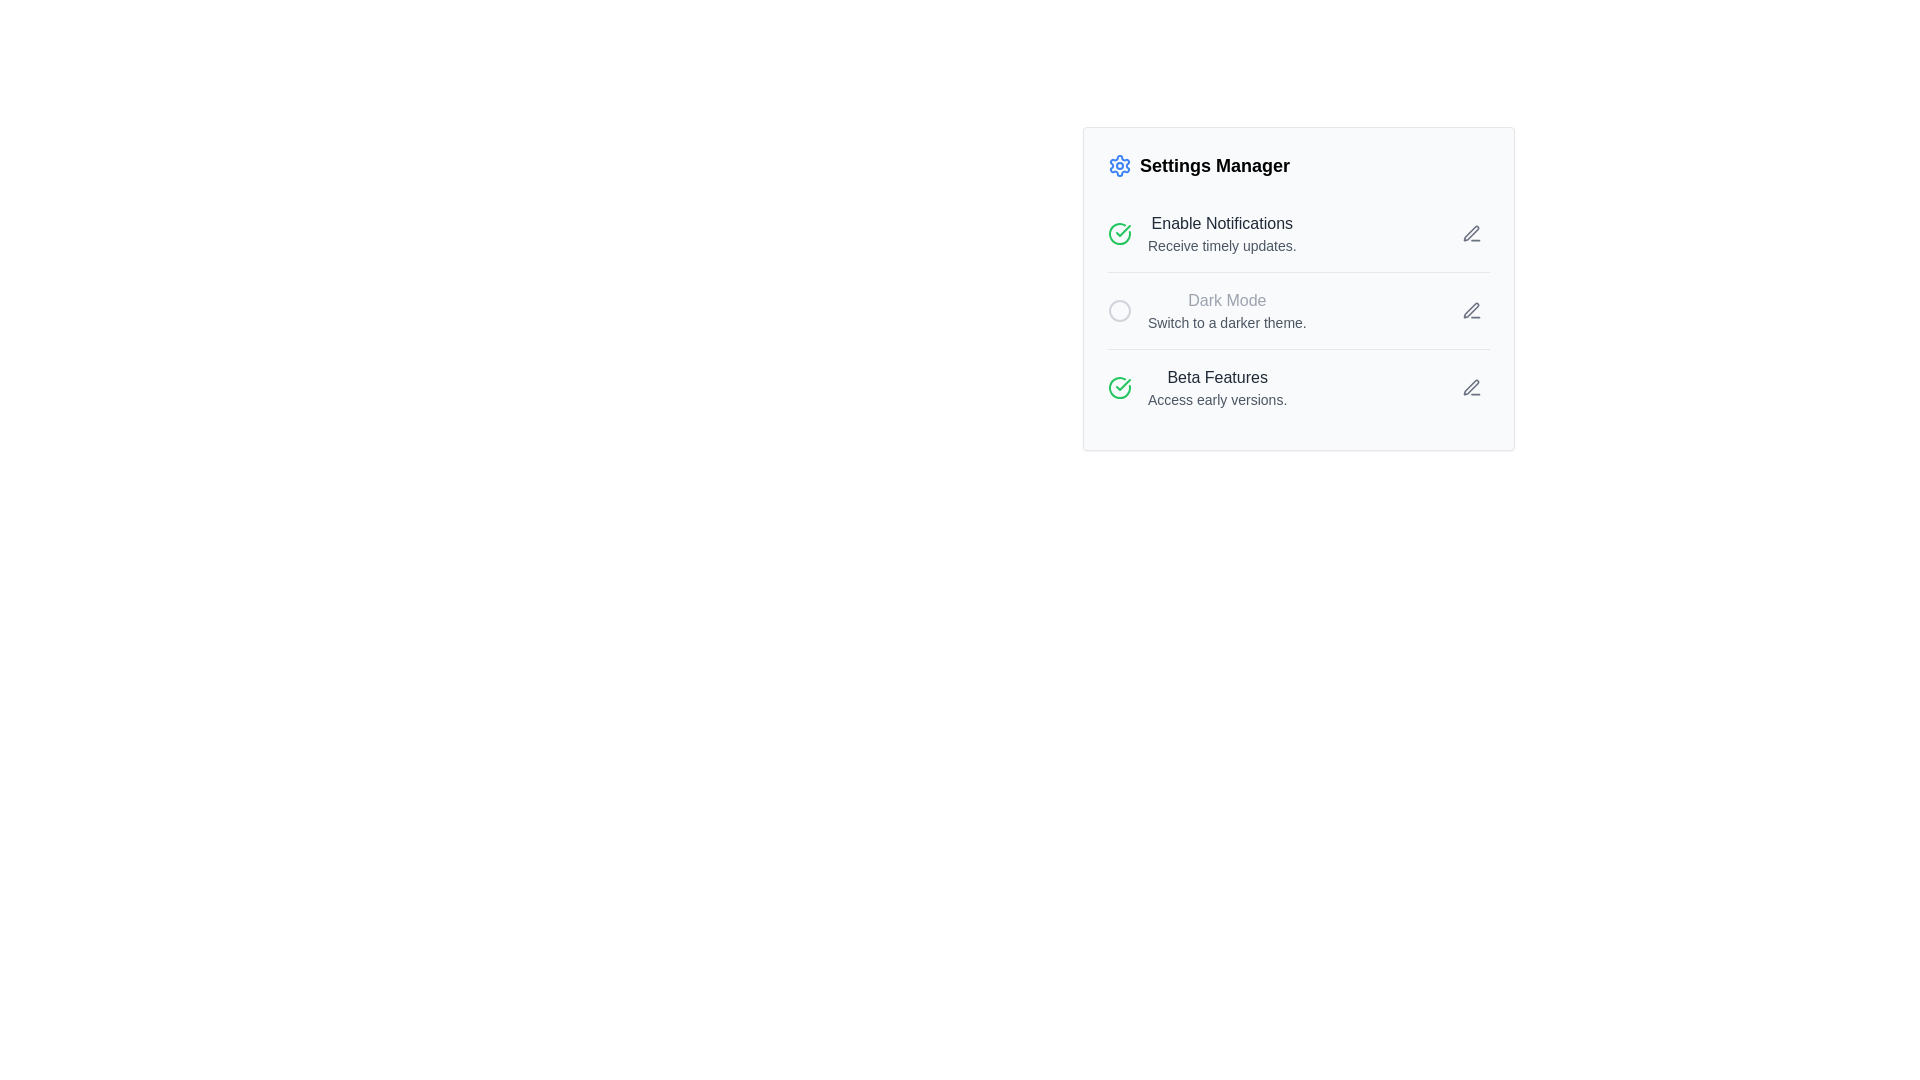  Describe the element at coordinates (1213, 164) in the screenshot. I see `the 'Settings Manager' text label, which serves as a title for the settings panel and is positioned above the other settings options` at that location.